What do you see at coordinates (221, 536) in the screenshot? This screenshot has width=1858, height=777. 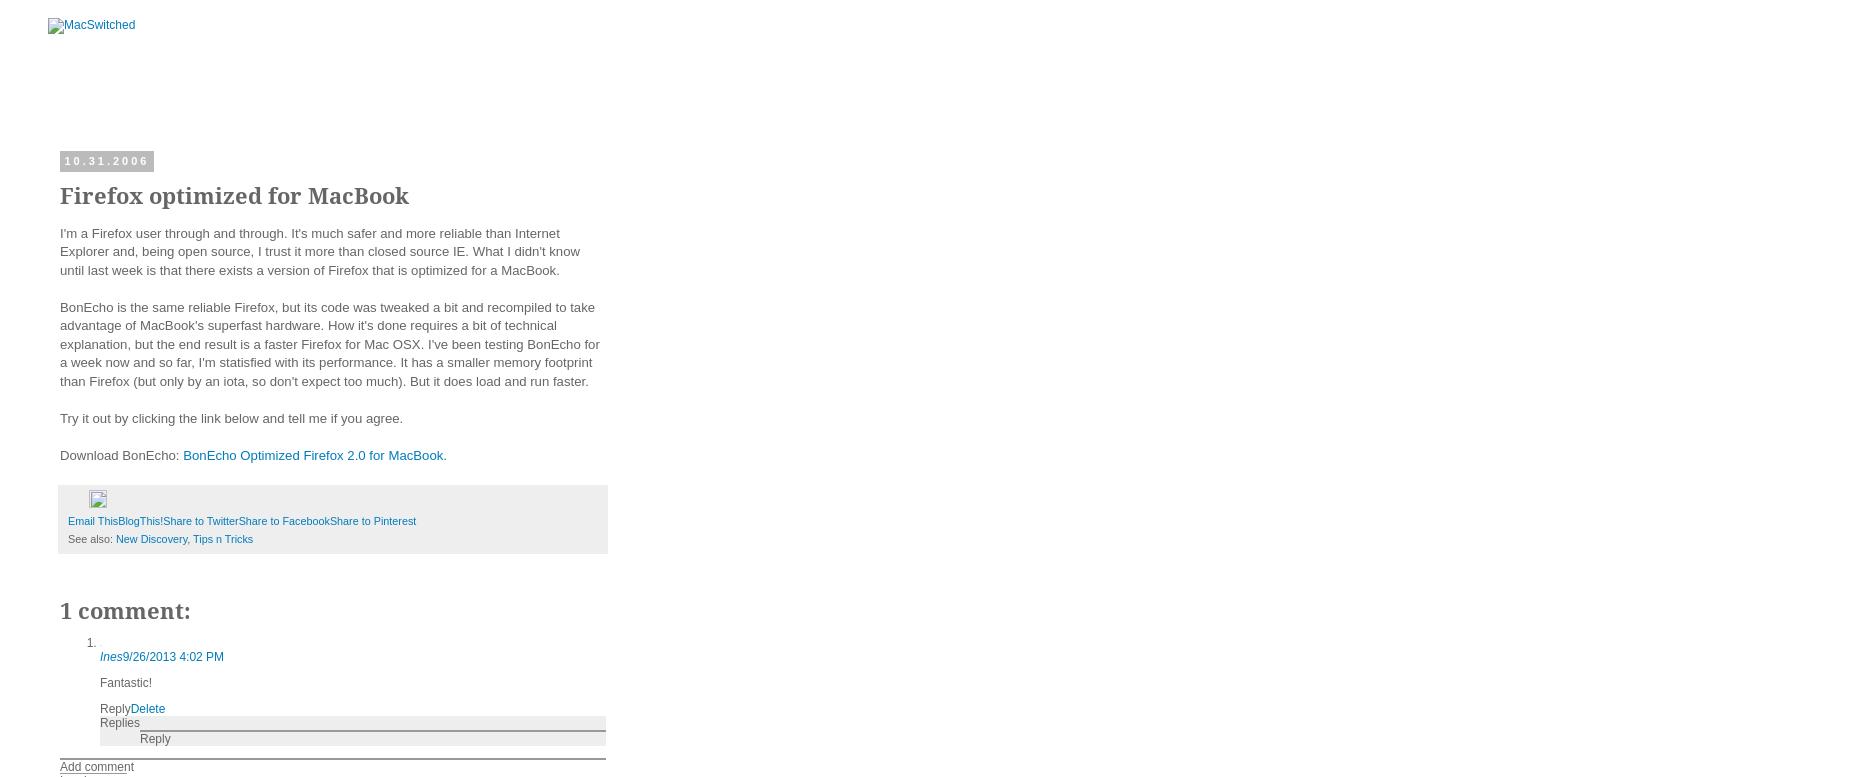 I see `'Tips n Tricks'` at bounding box center [221, 536].